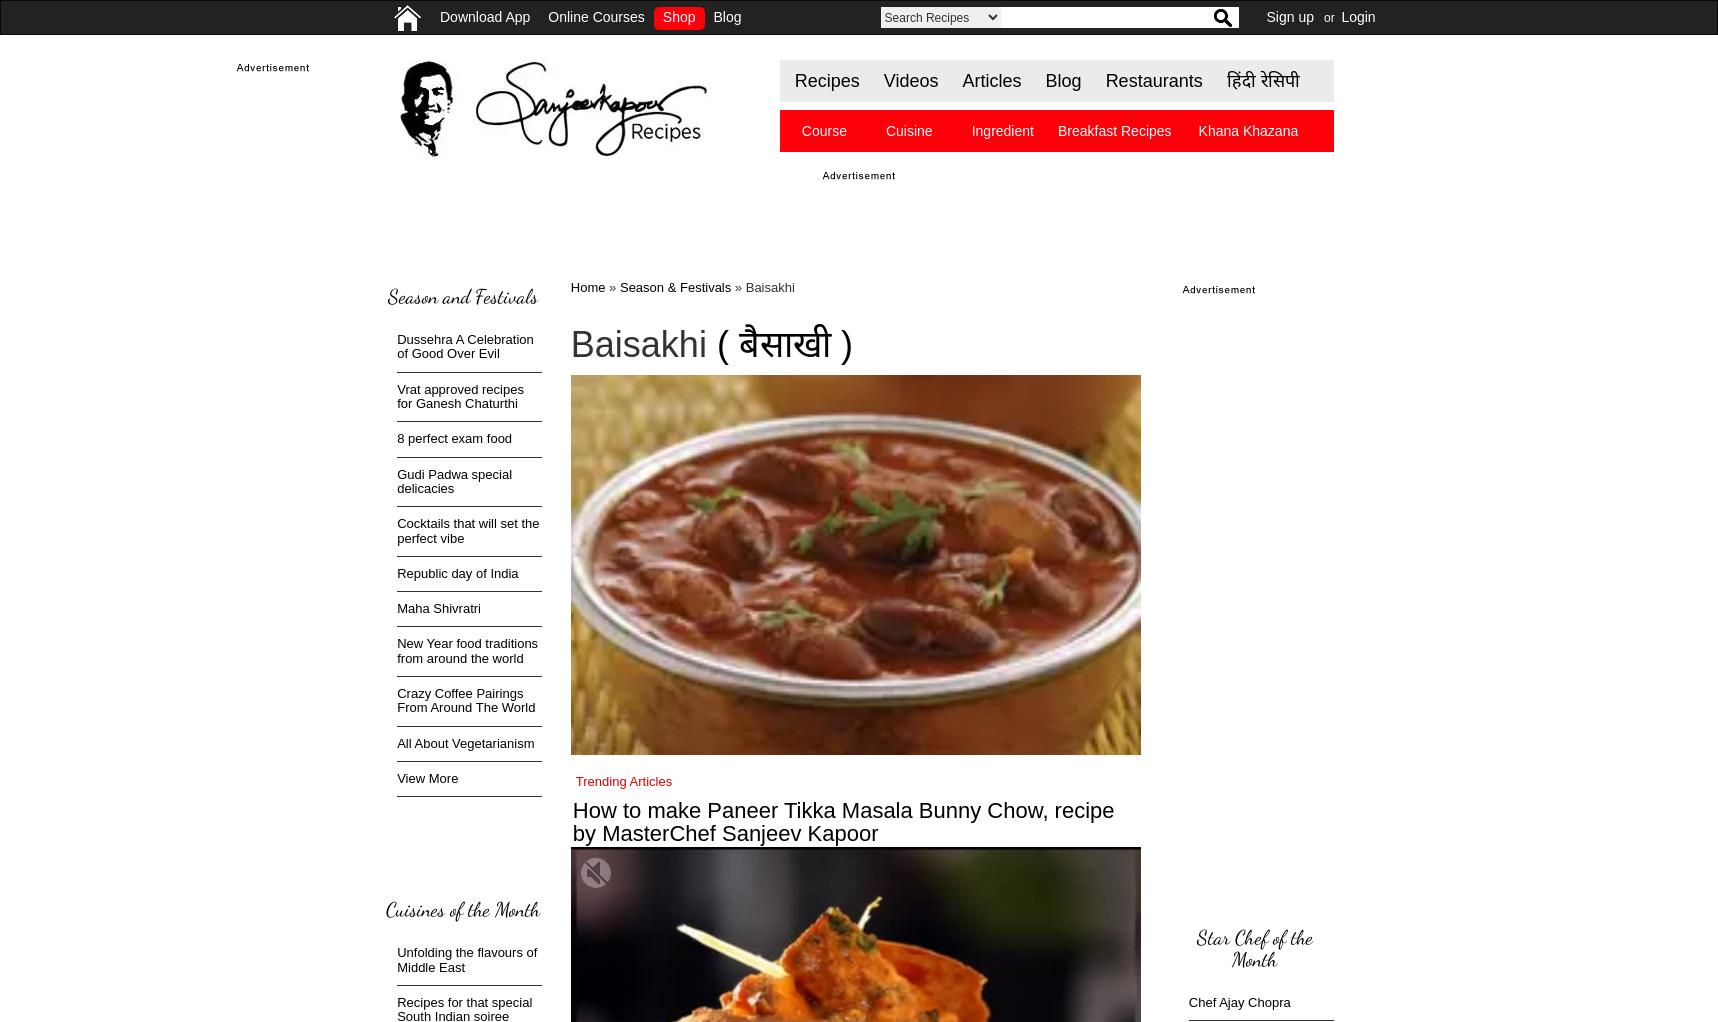  I want to click on 'Ingredient', so click(971, 131).